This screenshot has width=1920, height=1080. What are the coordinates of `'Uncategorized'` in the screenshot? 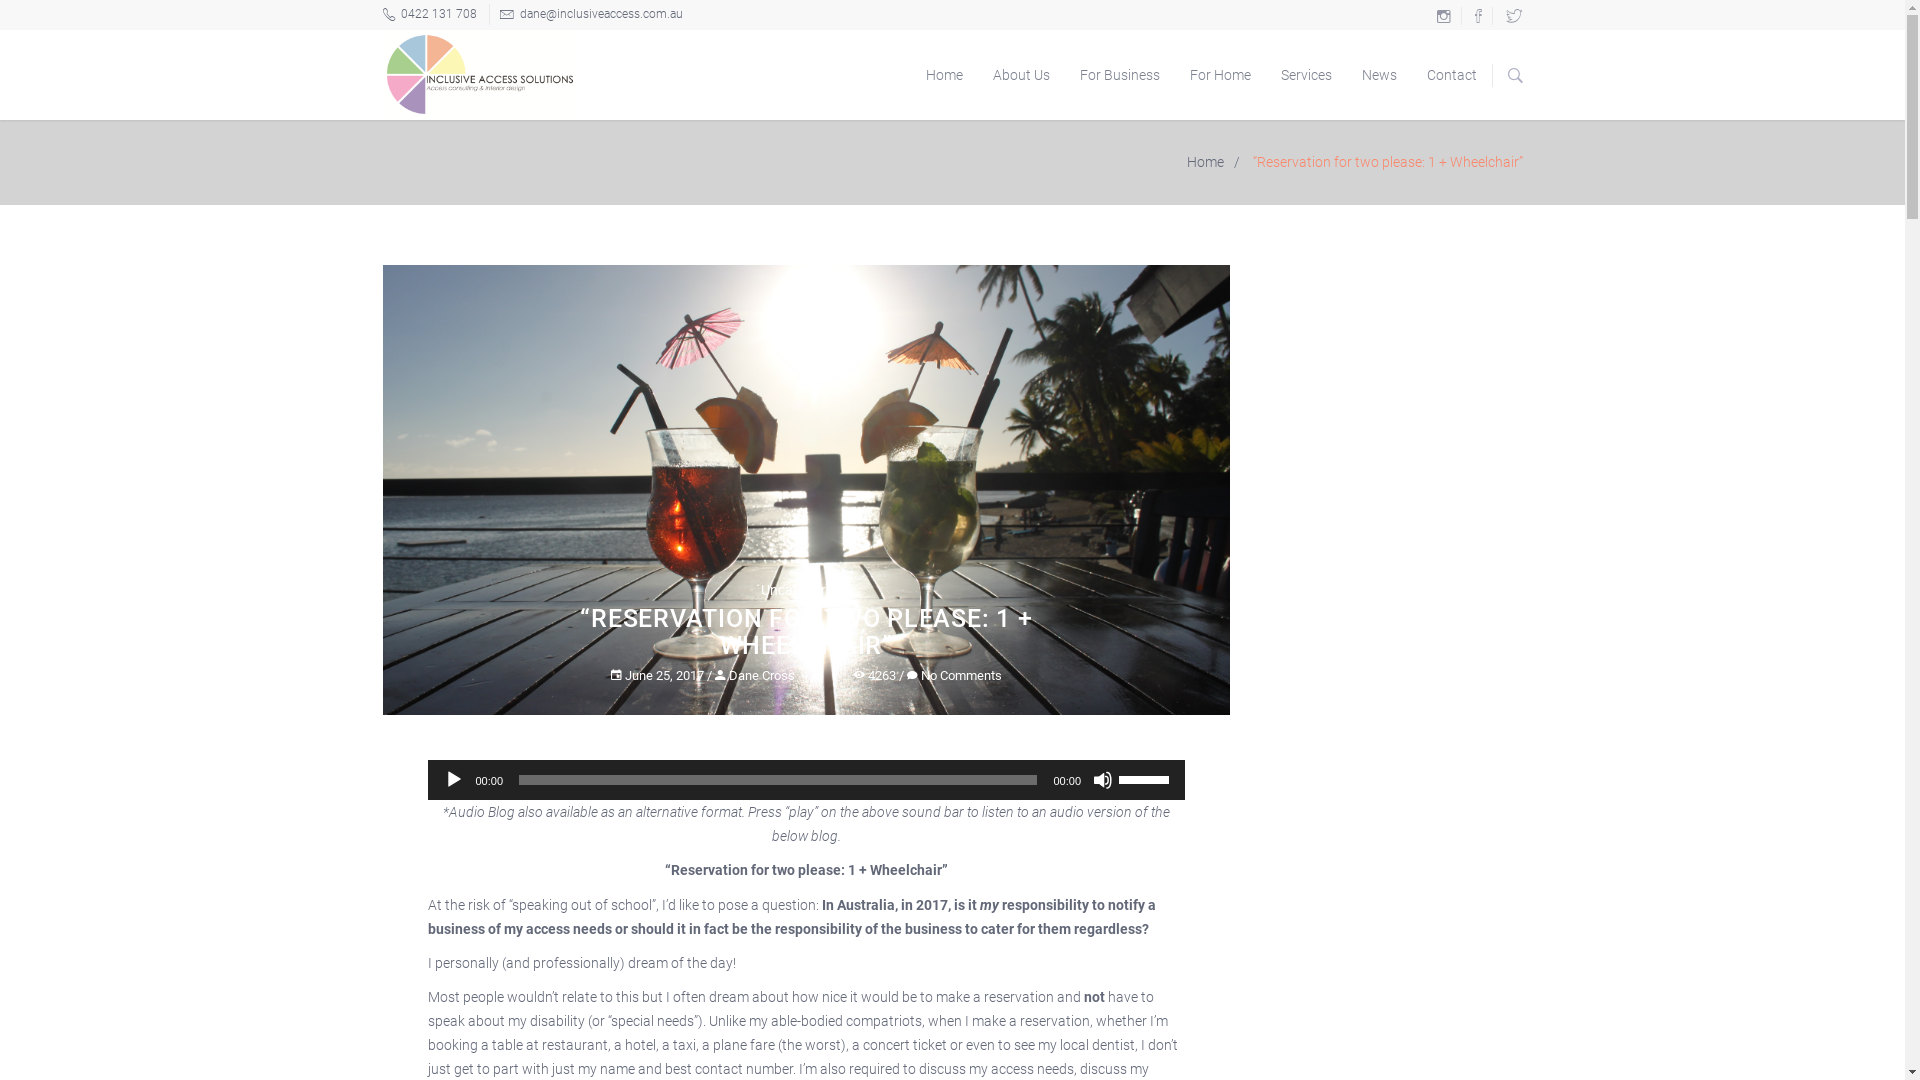 It's located at (806, 589).